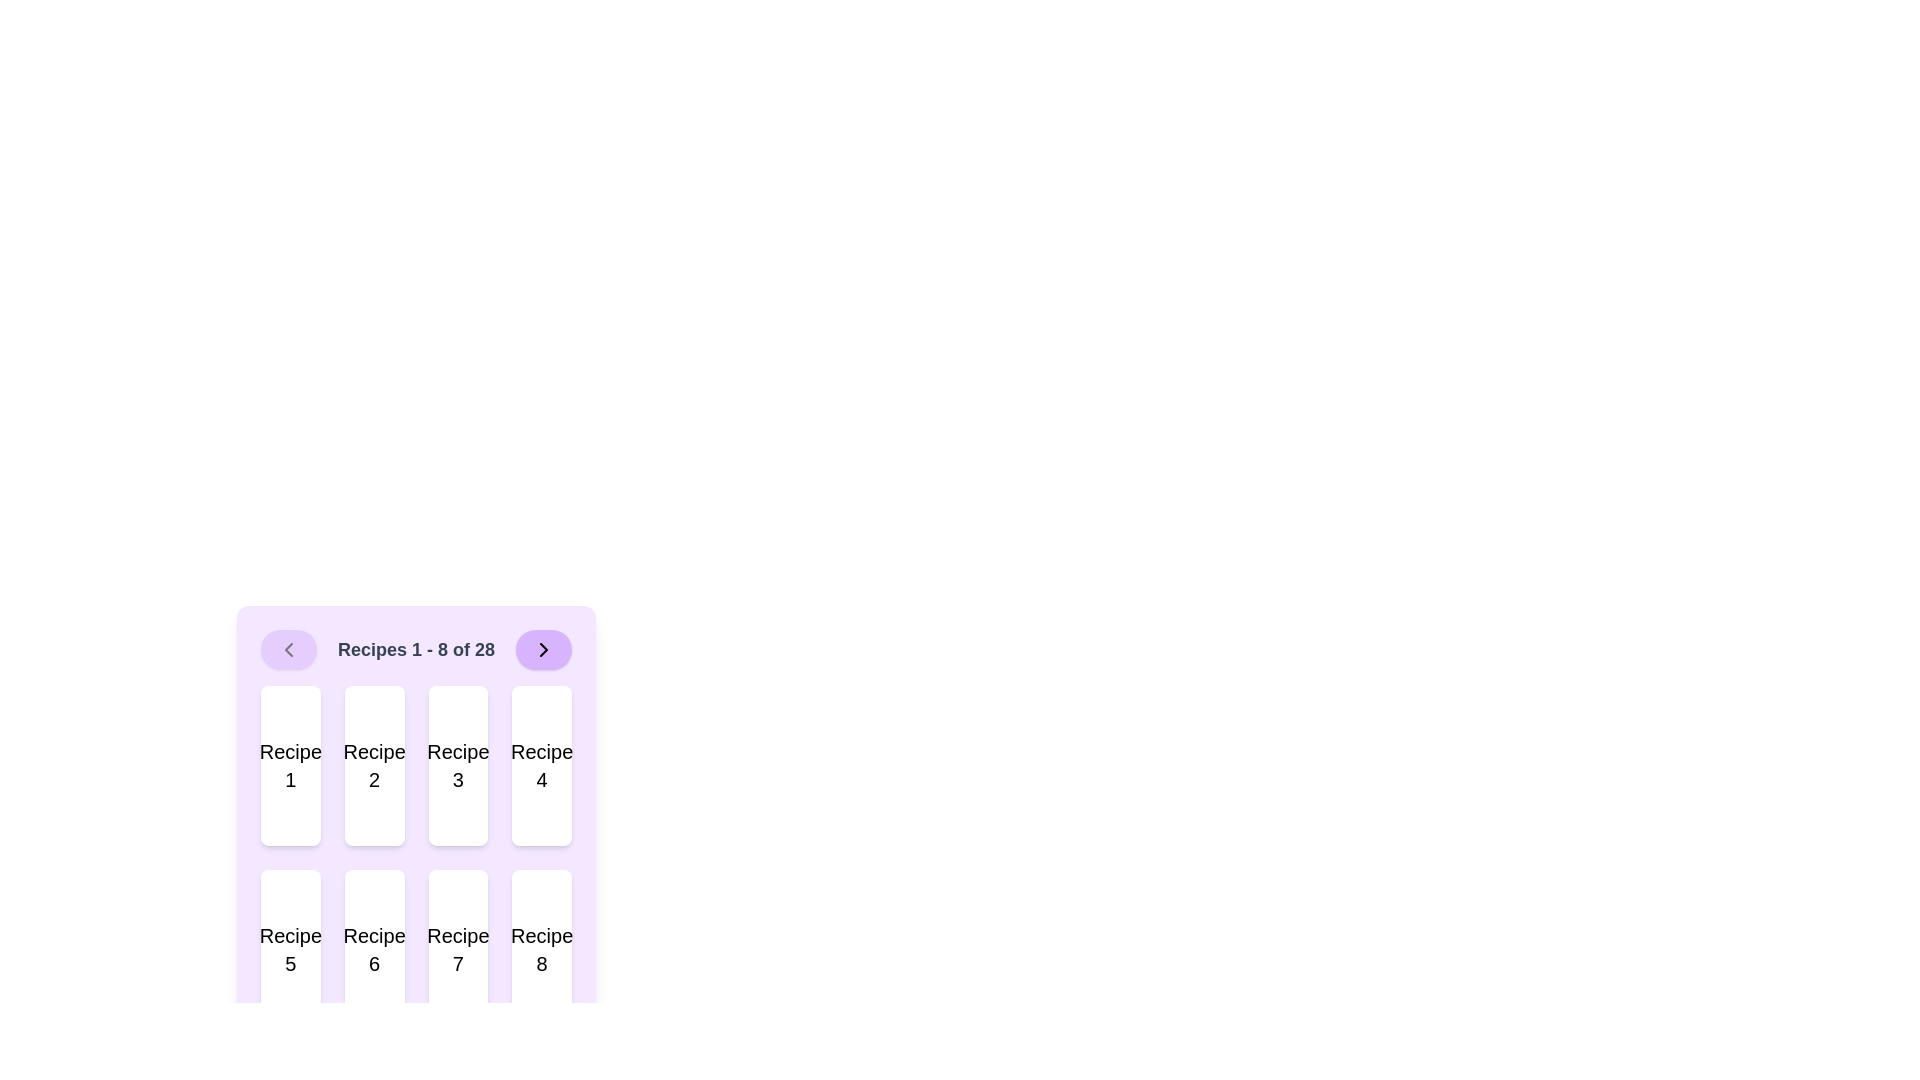  I want to click on the static text component that labels the recipe at the top-left corner of the grid layout of recipe cards, so click(289, 765).